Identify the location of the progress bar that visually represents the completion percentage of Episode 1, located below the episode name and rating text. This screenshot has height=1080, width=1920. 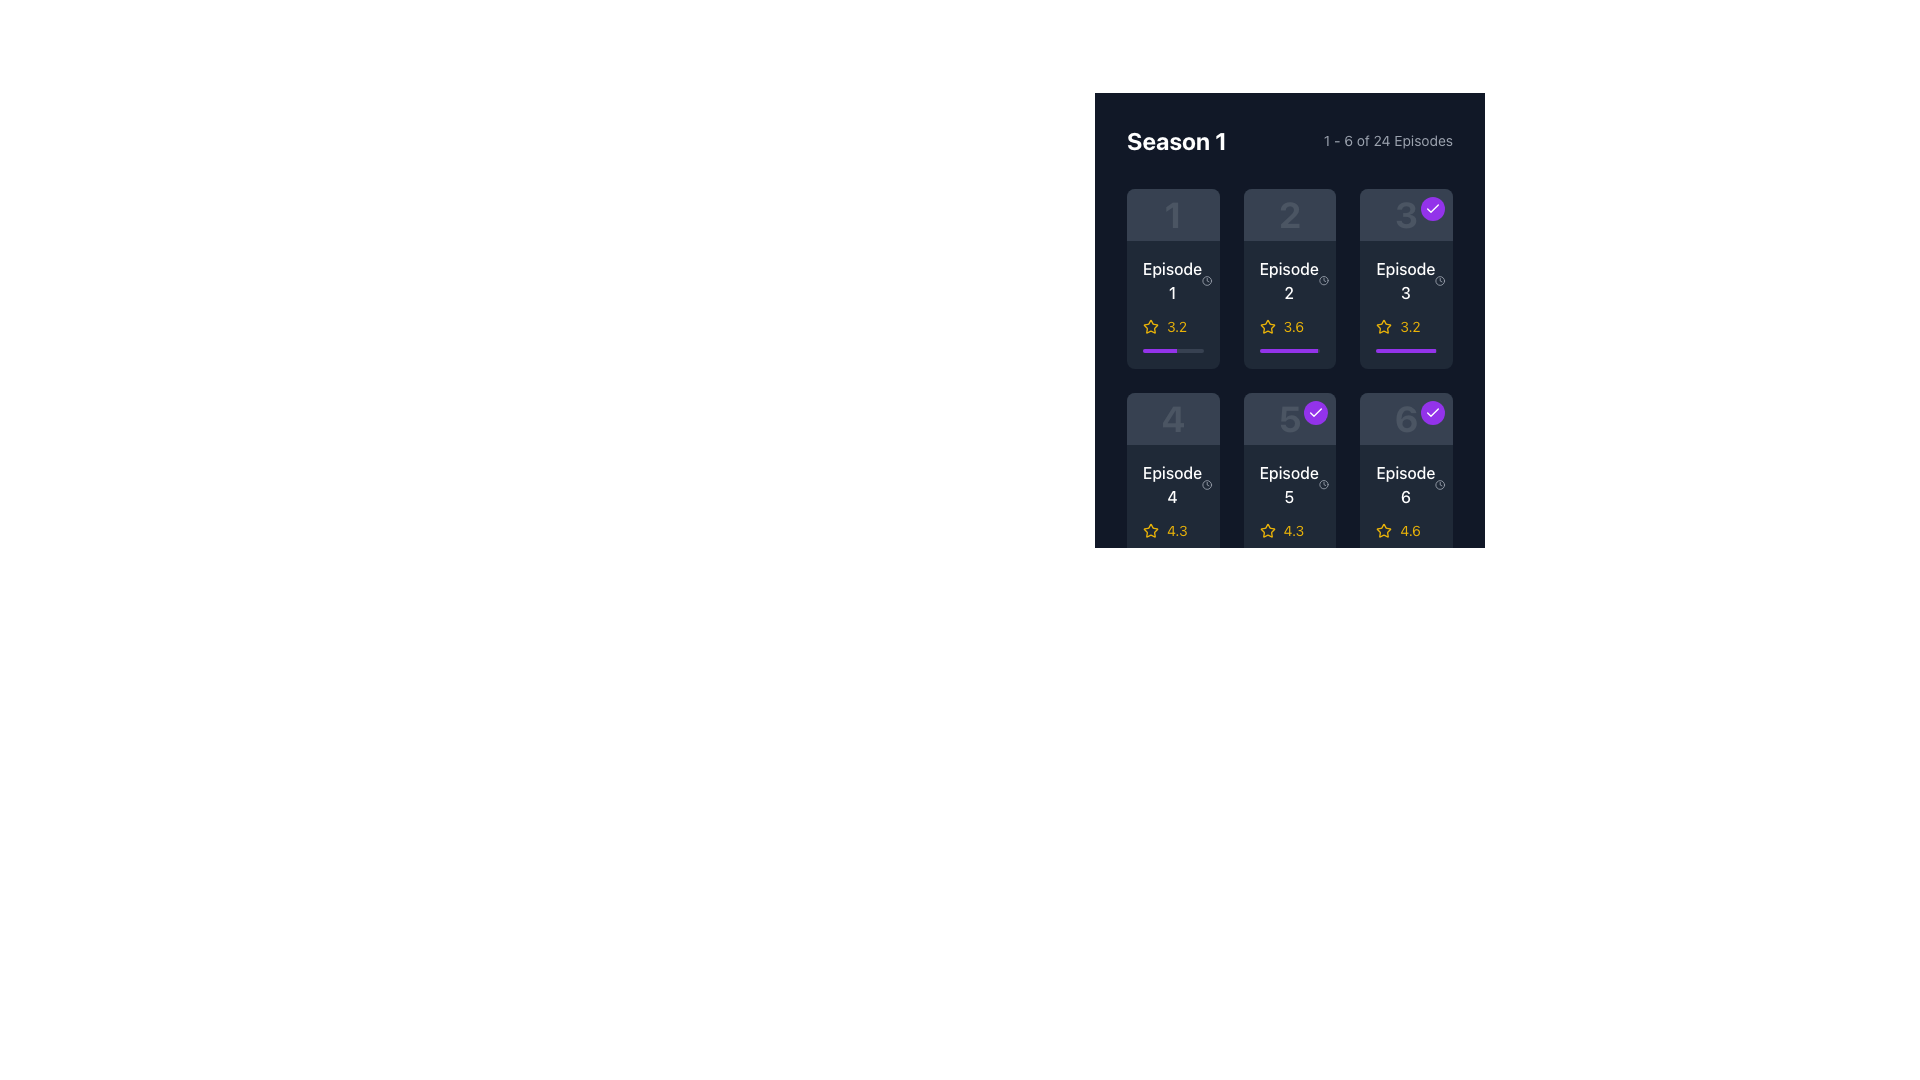
(1173, 350).